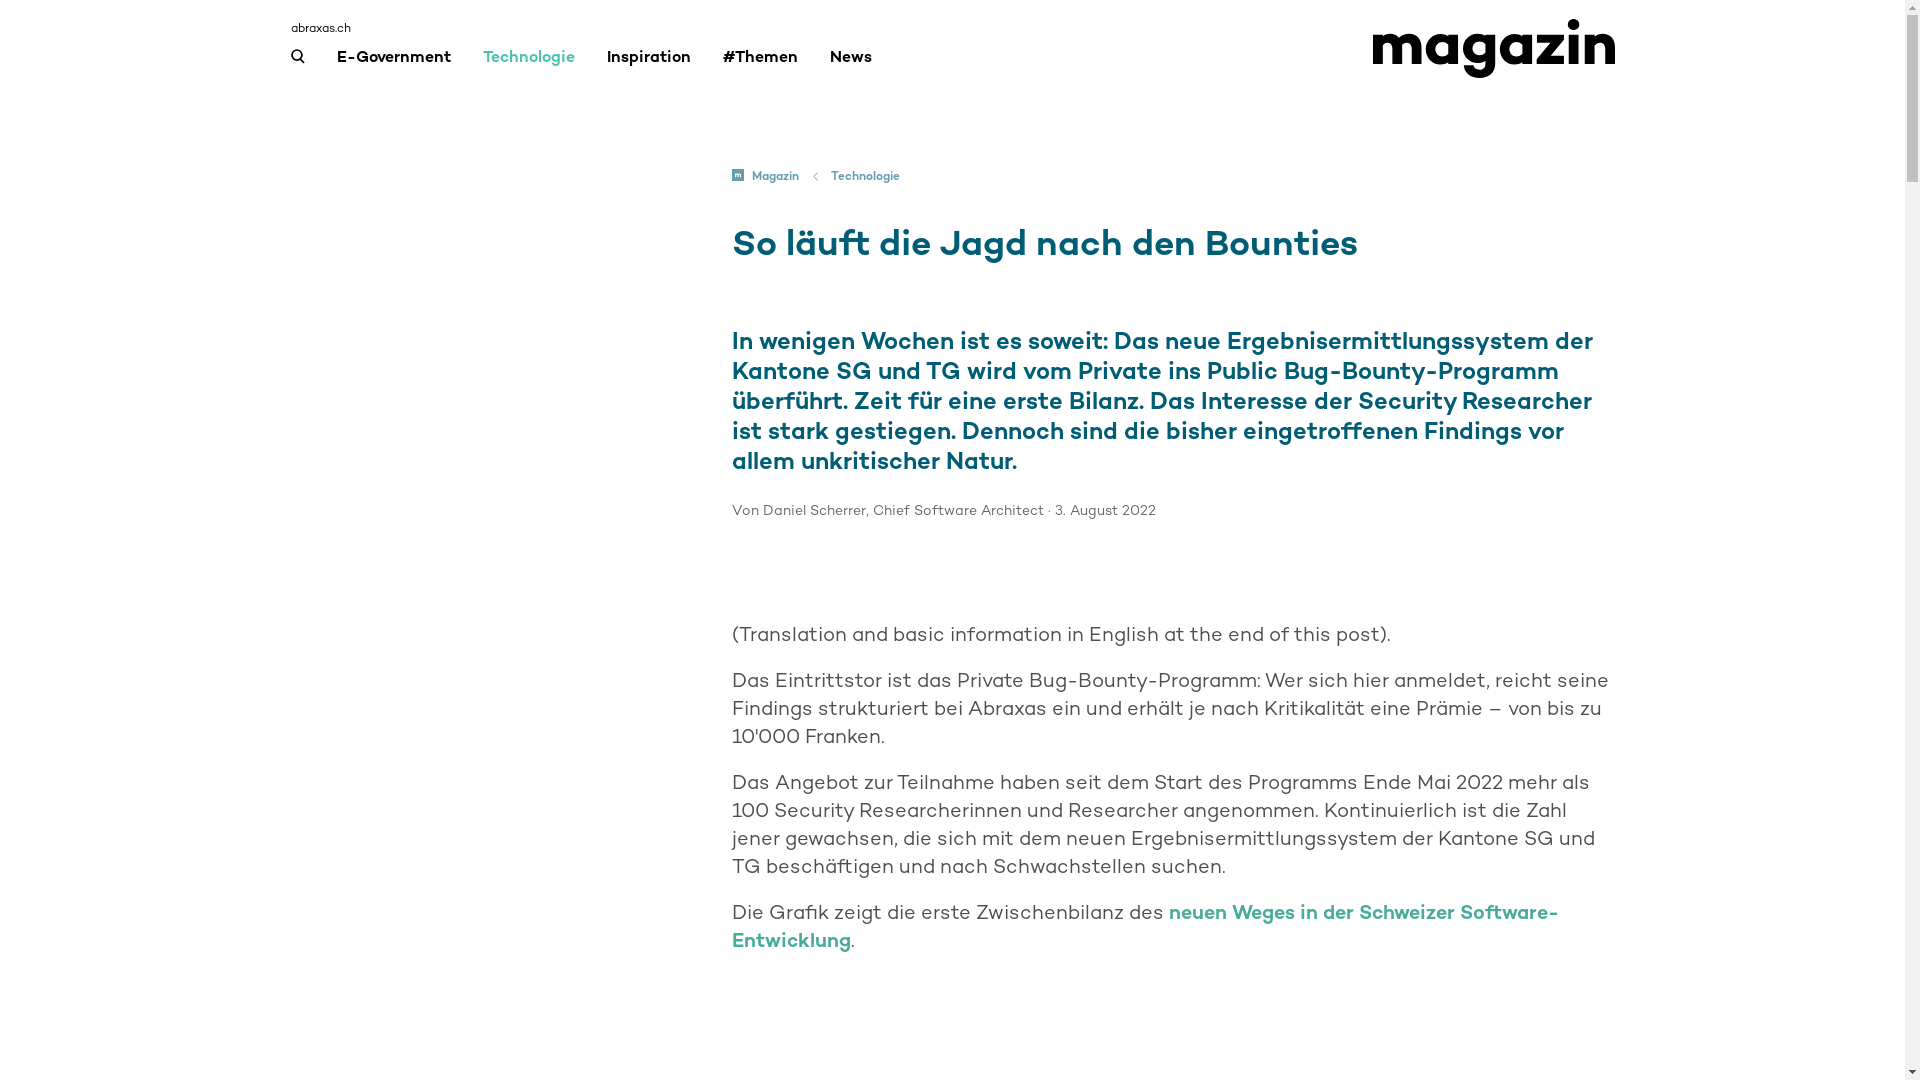  I want to click on '#Themen', so click(758, 64).